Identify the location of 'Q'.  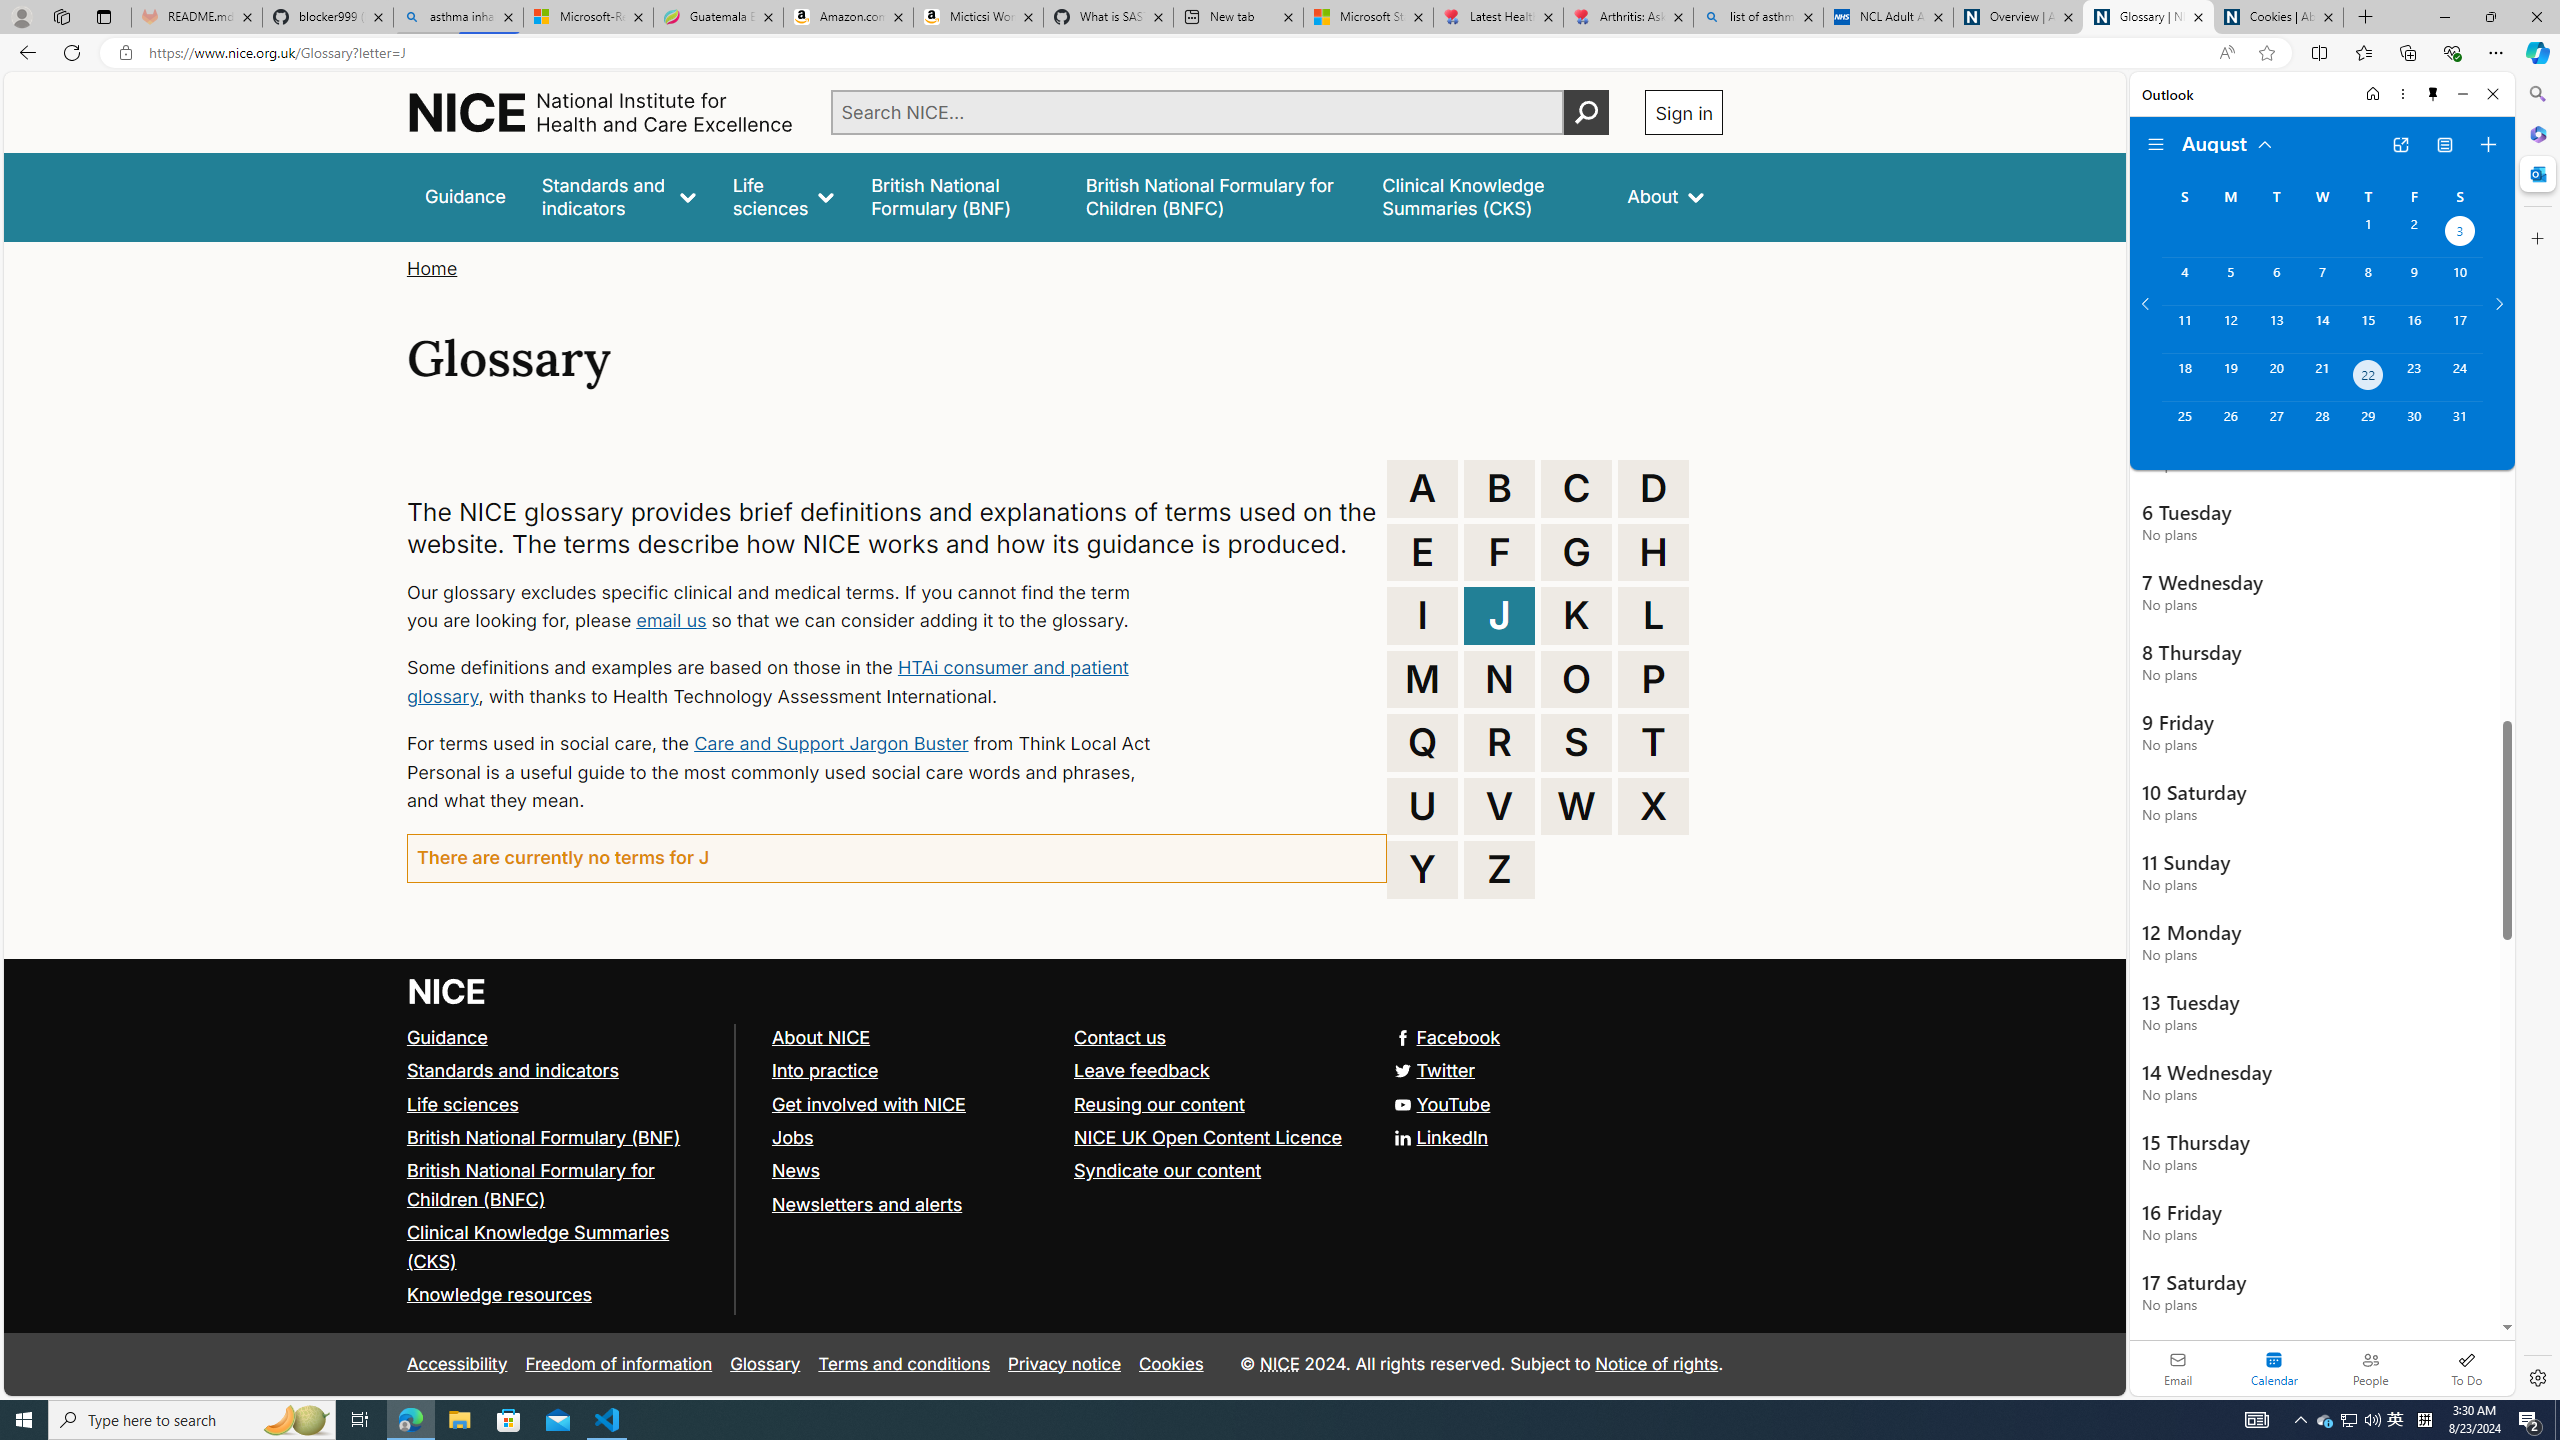
(1422, 742).